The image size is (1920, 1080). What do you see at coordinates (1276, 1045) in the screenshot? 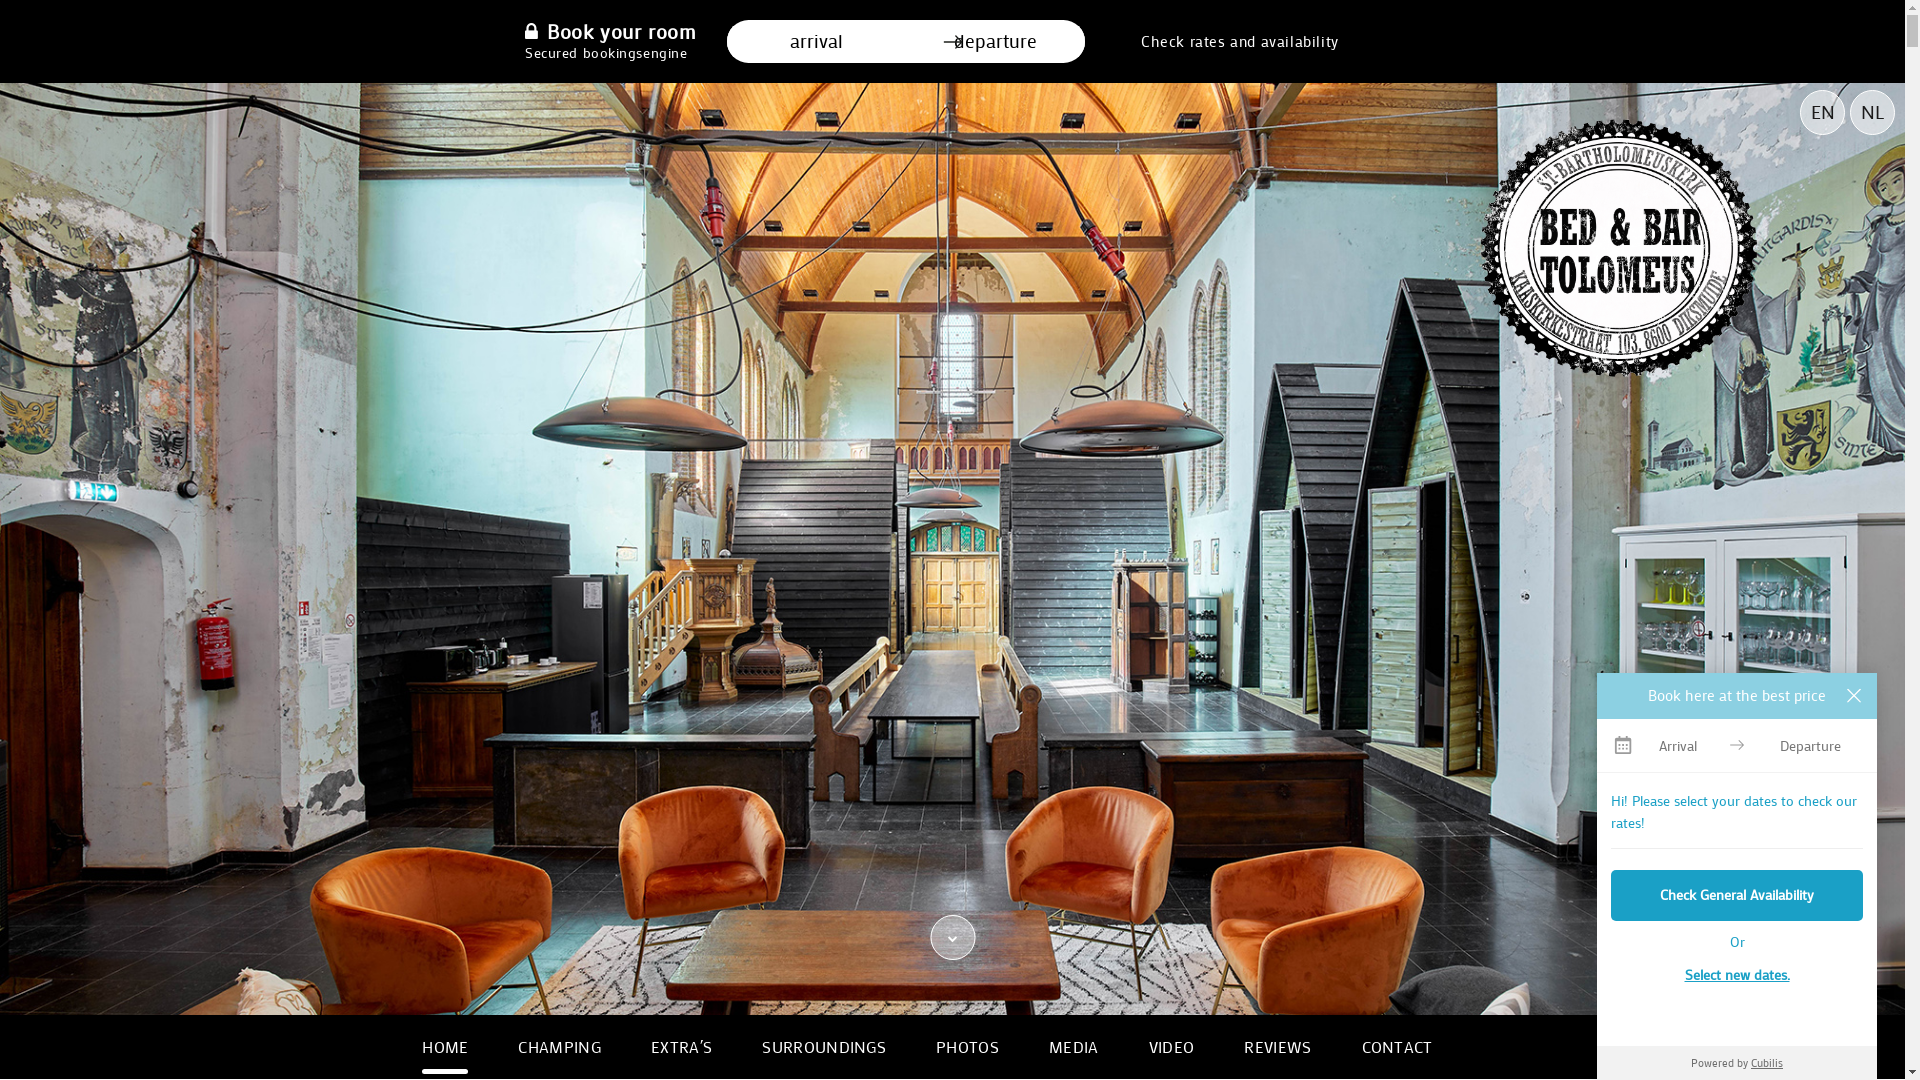
I see `'REVIEWS'` at bounding box center [1276, 1045].